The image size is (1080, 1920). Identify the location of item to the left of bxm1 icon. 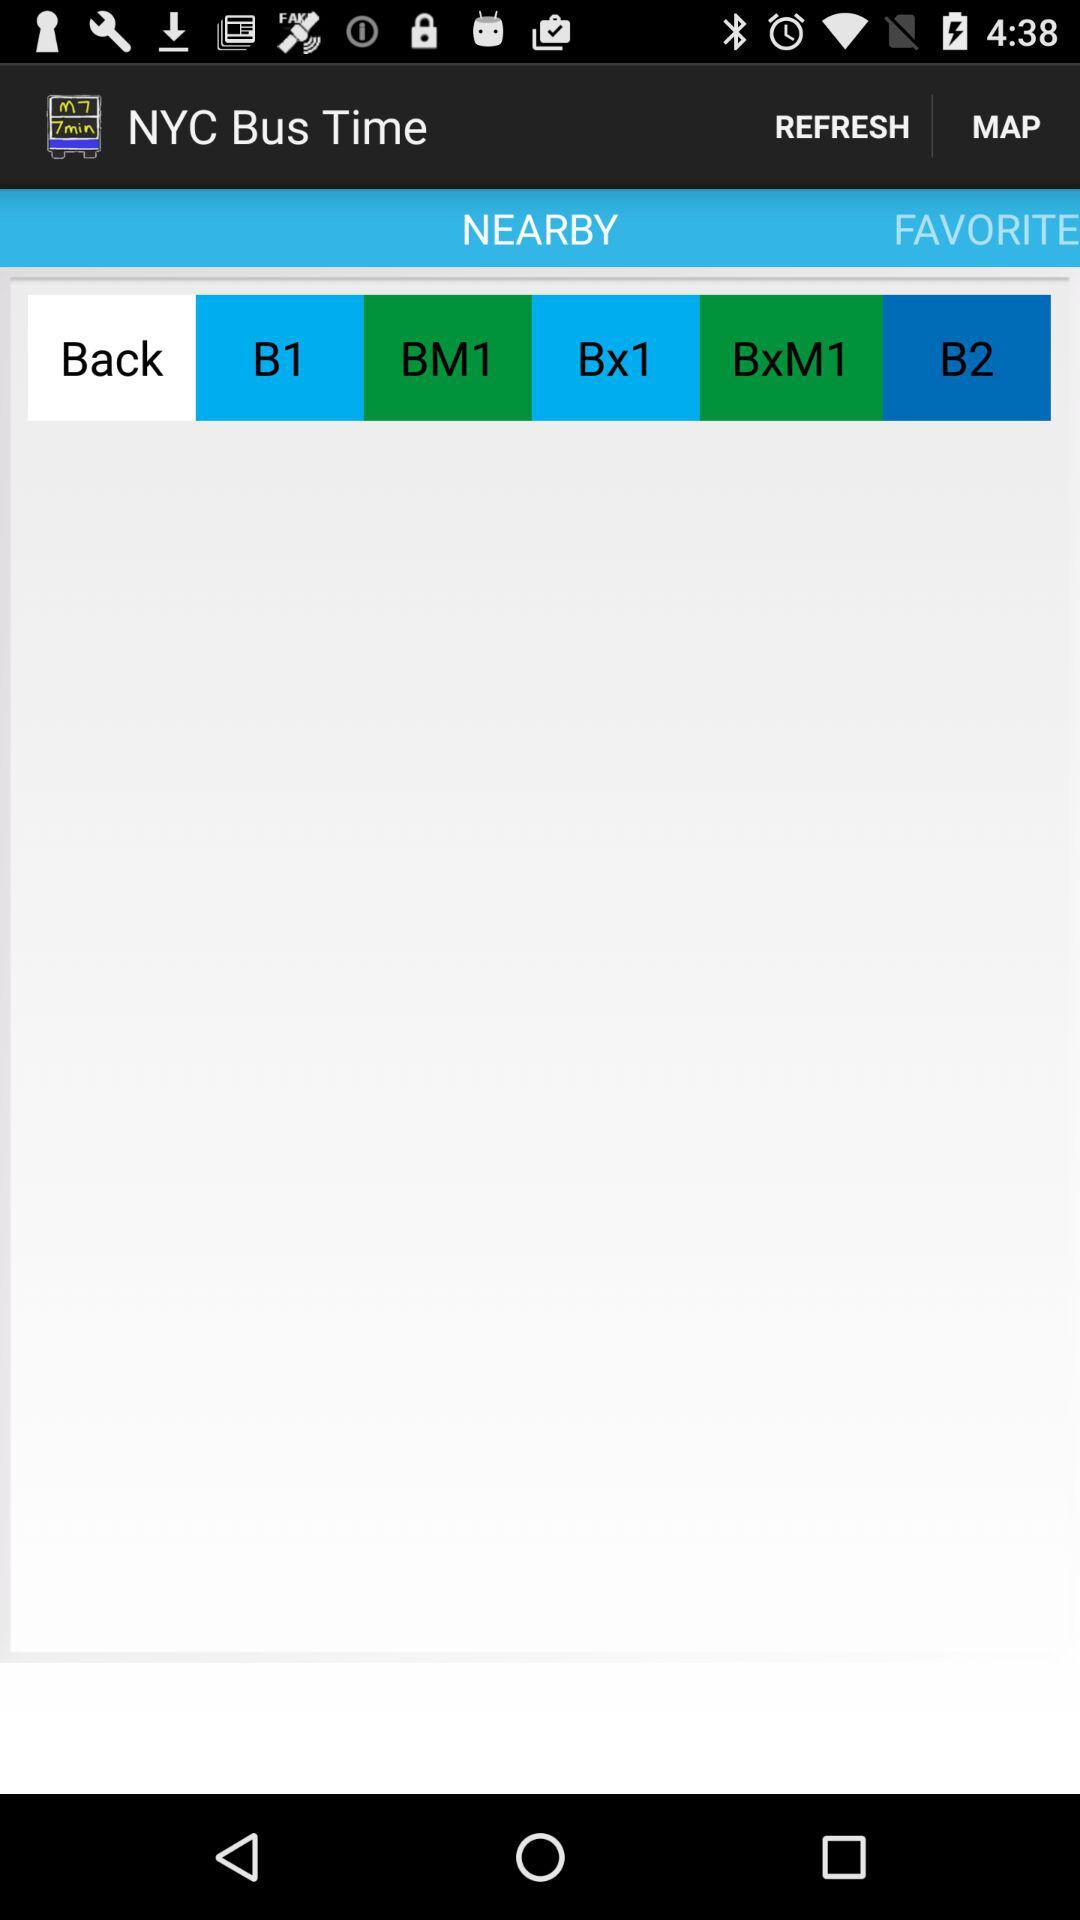
(614, 357).